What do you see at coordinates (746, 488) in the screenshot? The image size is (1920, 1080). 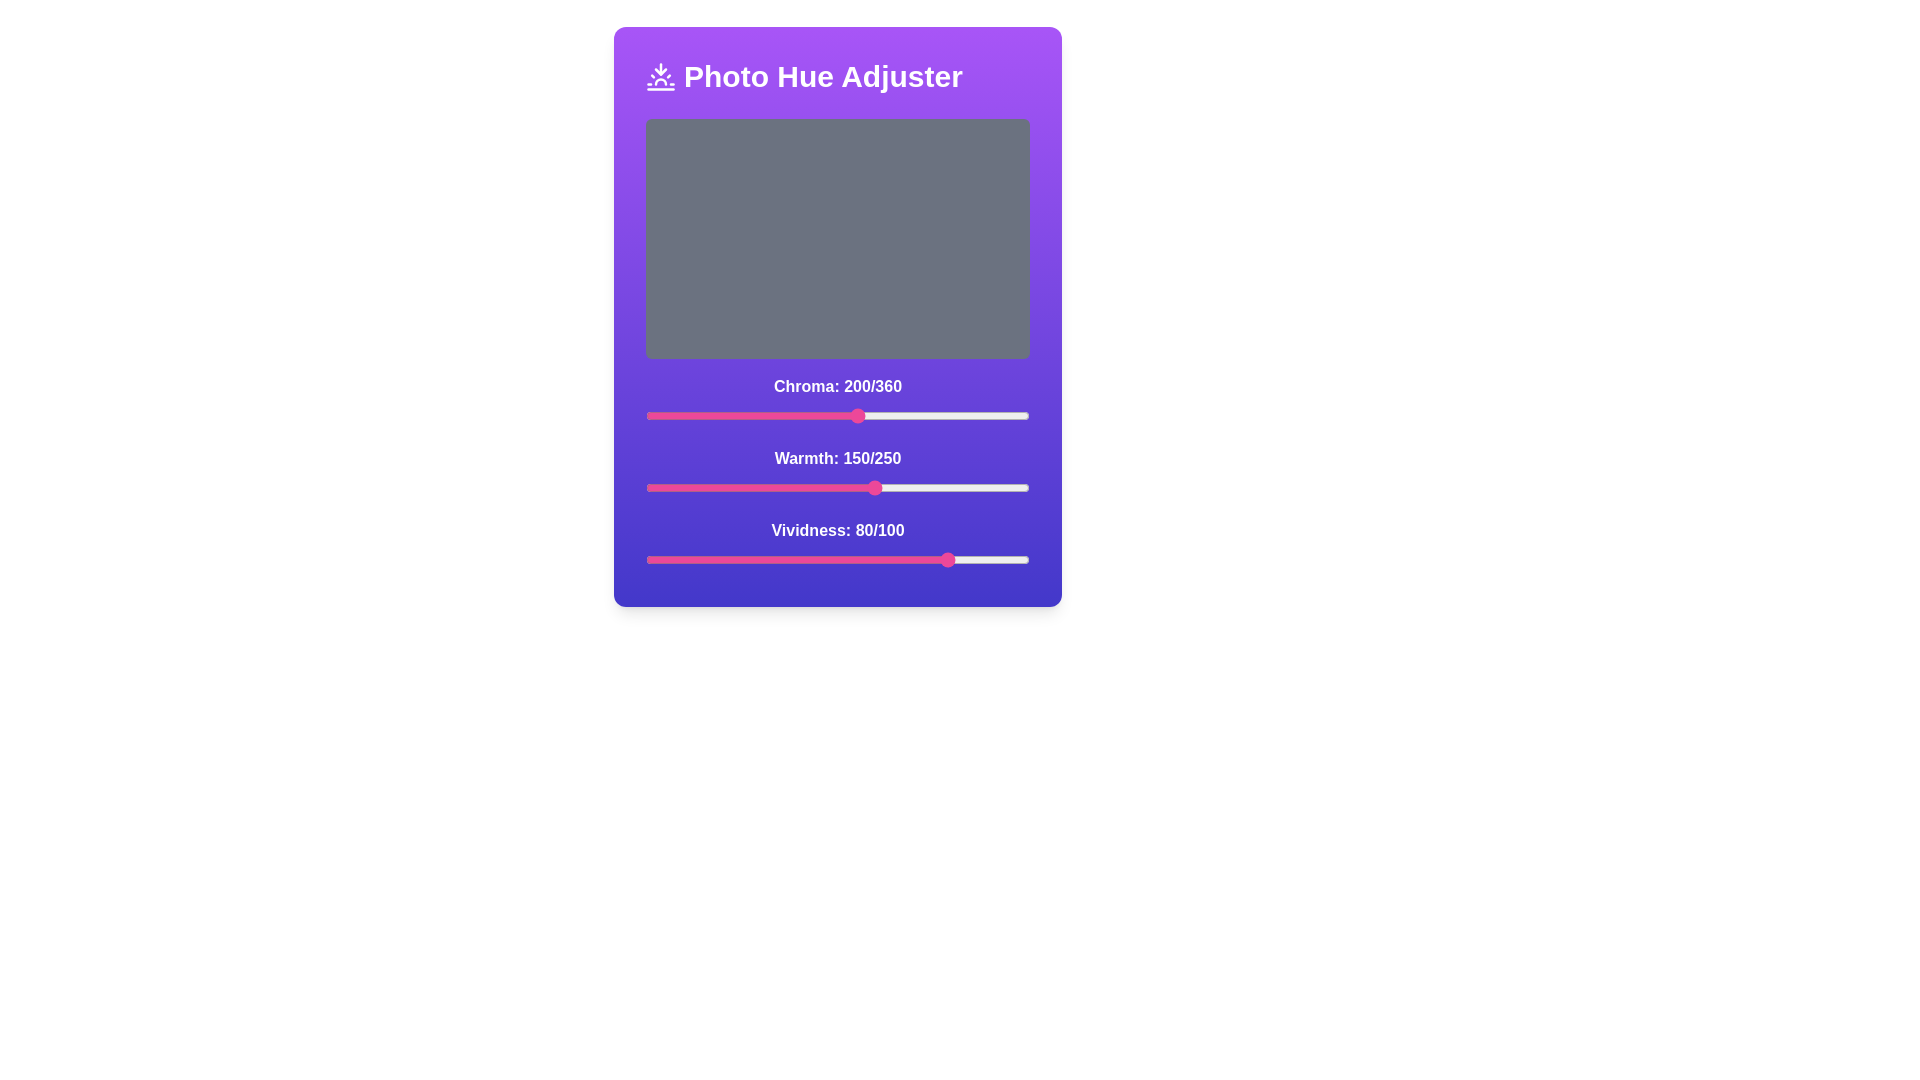 I see `the warmth slider to 66 value` at bounding box center [746, 488].